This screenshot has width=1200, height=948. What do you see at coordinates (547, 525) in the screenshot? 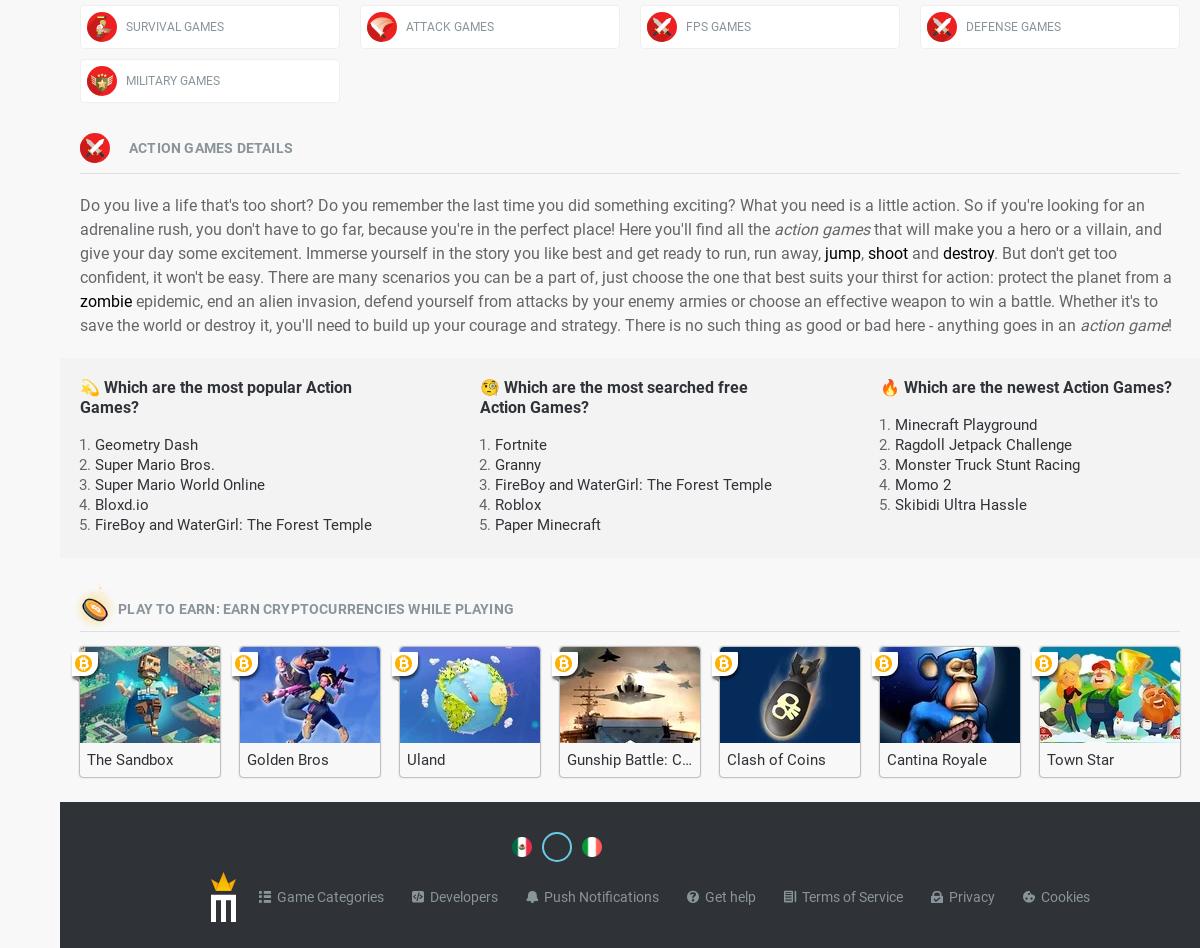
I see `'Paper Minecraft'` at bounding box center [547, 525].